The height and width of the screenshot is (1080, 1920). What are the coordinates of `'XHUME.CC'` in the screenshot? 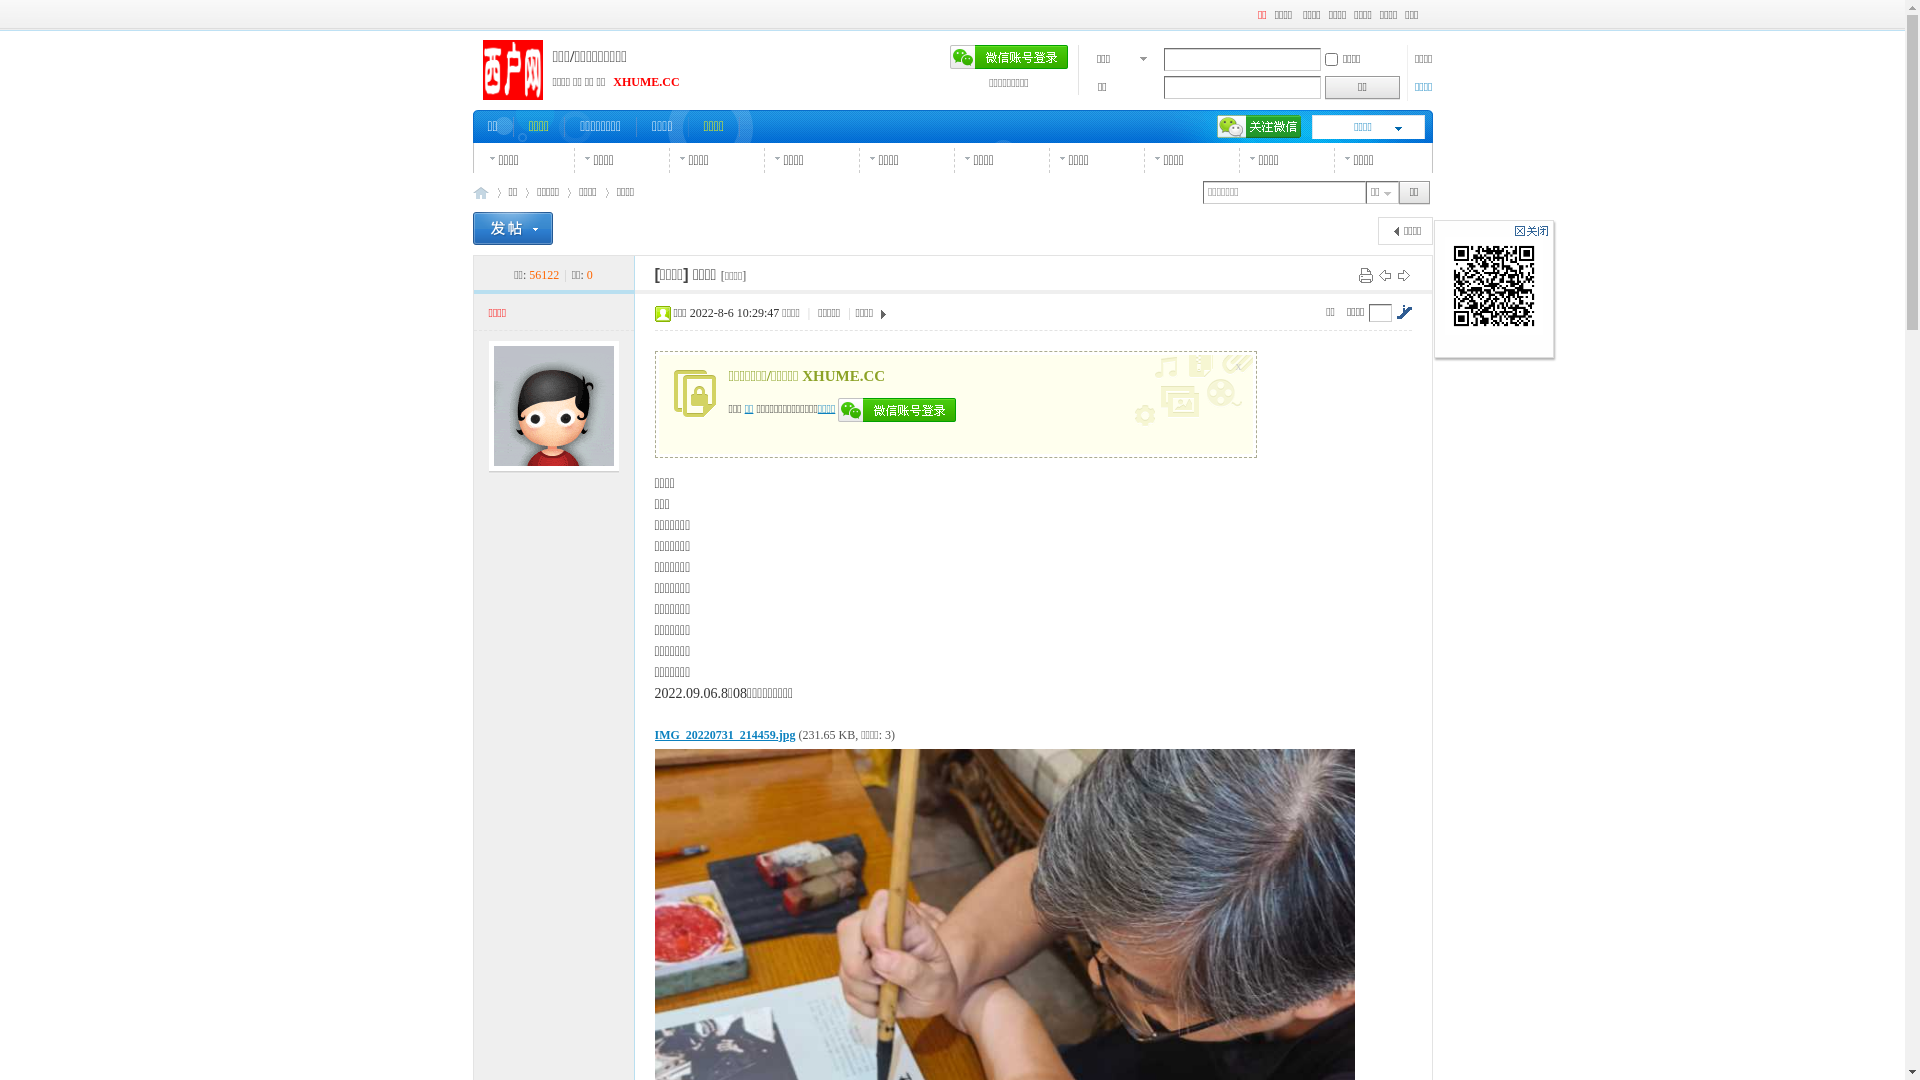 It's located at (646, 80).